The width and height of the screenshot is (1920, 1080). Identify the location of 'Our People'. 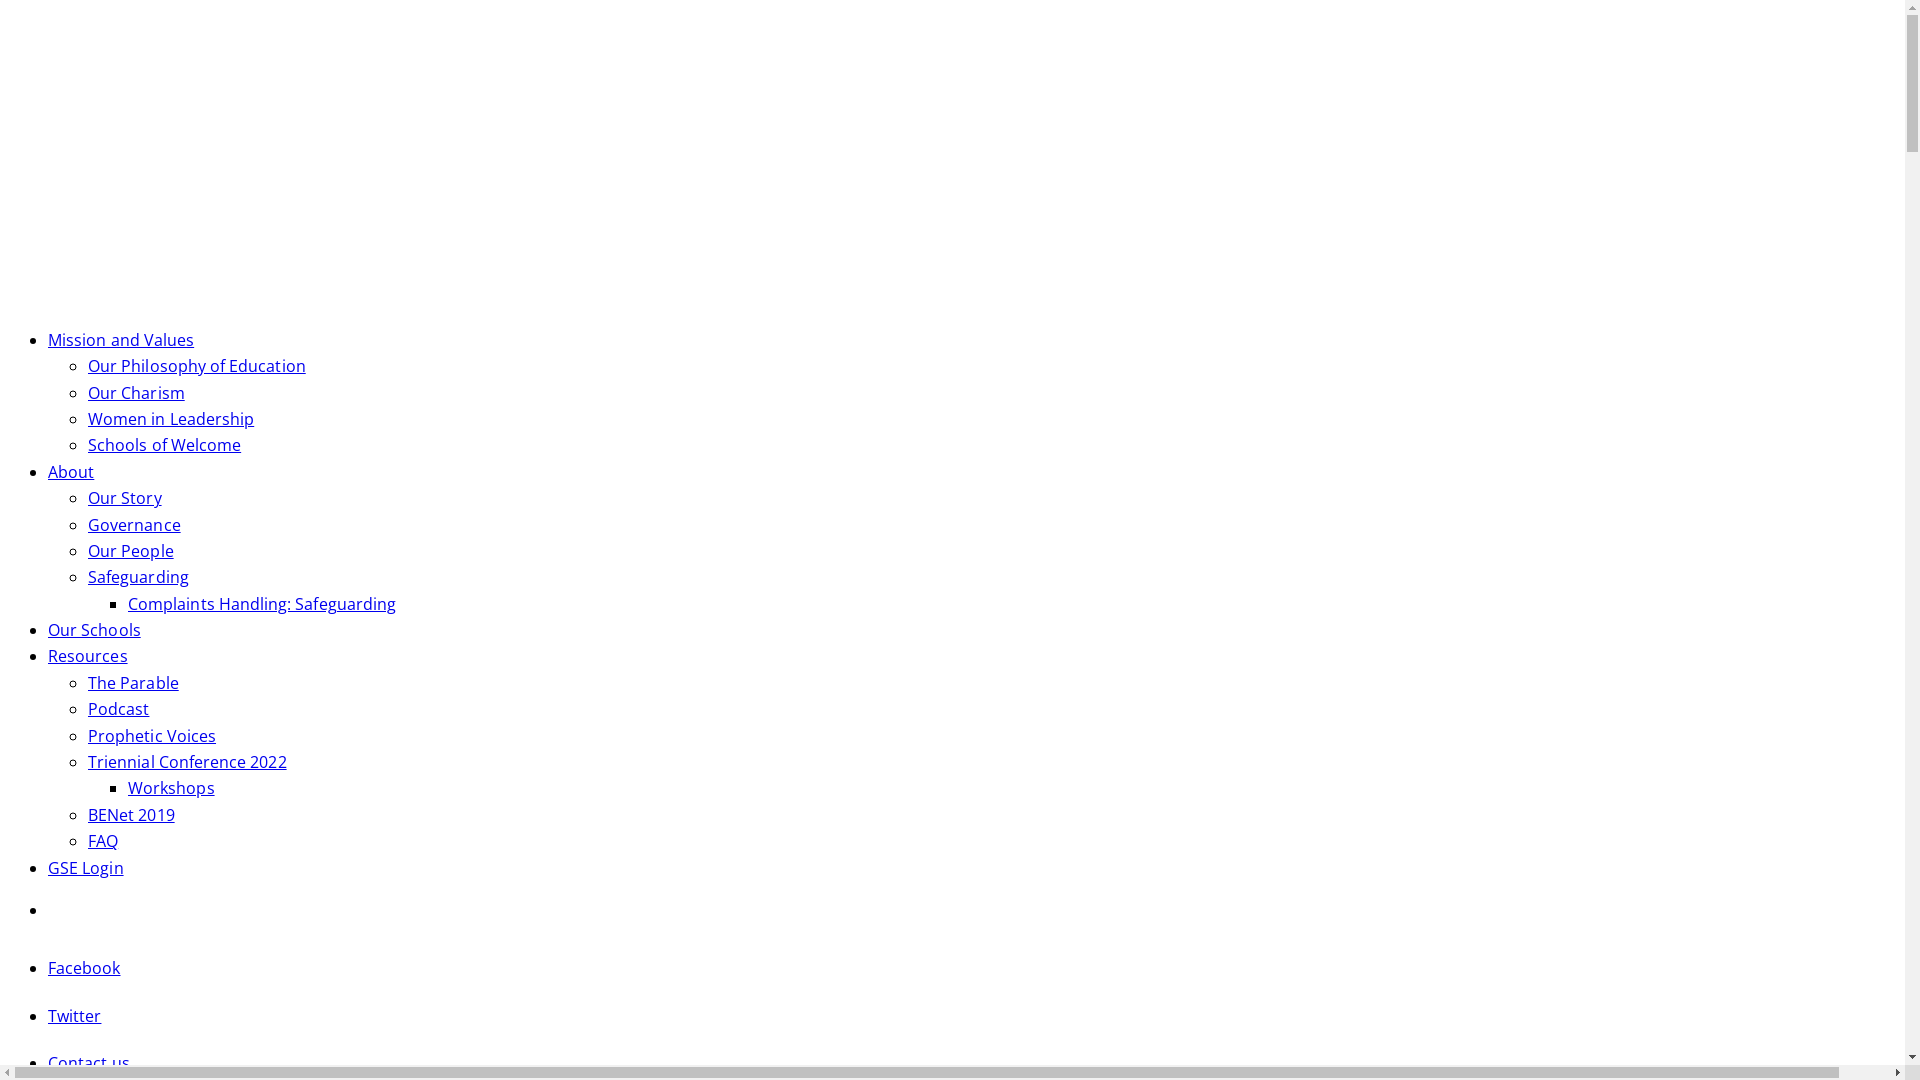
(129, 551).